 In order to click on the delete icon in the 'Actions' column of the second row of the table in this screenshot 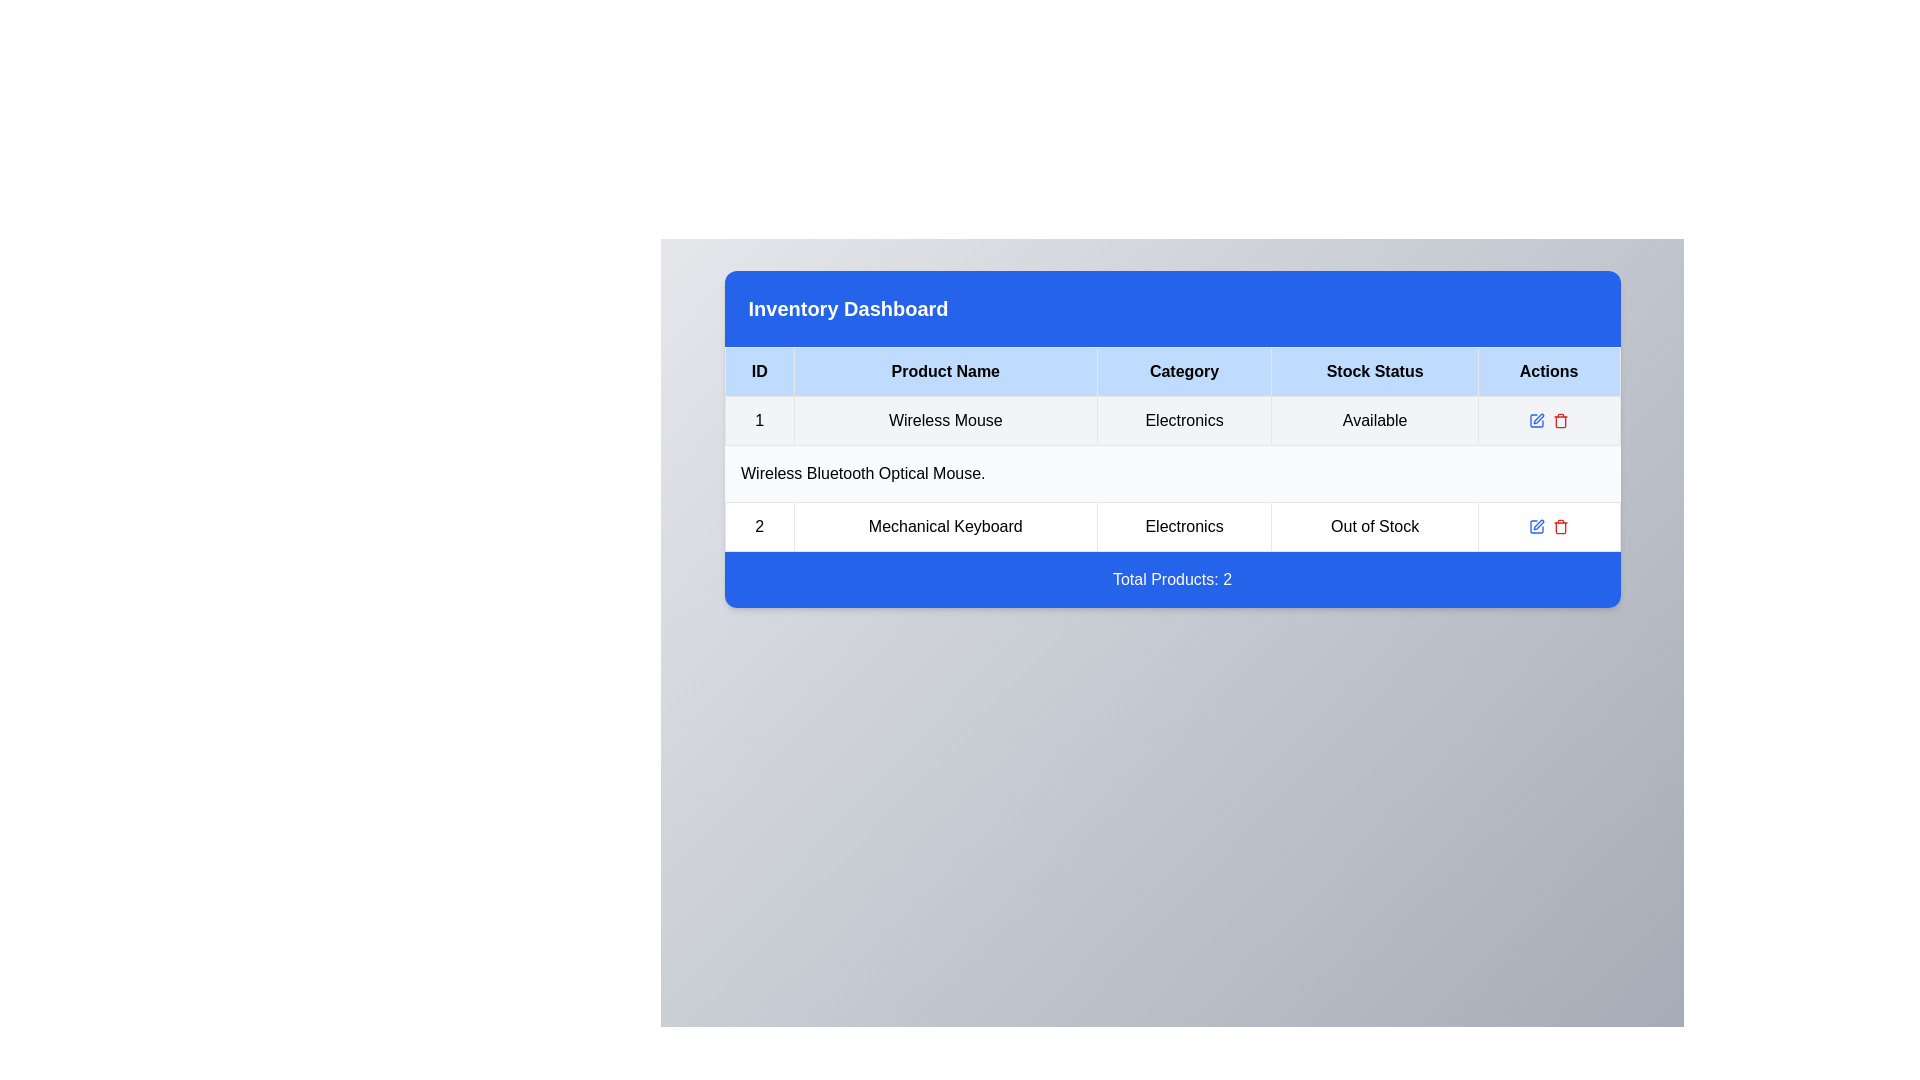, I will do `click(1560, 526)`.